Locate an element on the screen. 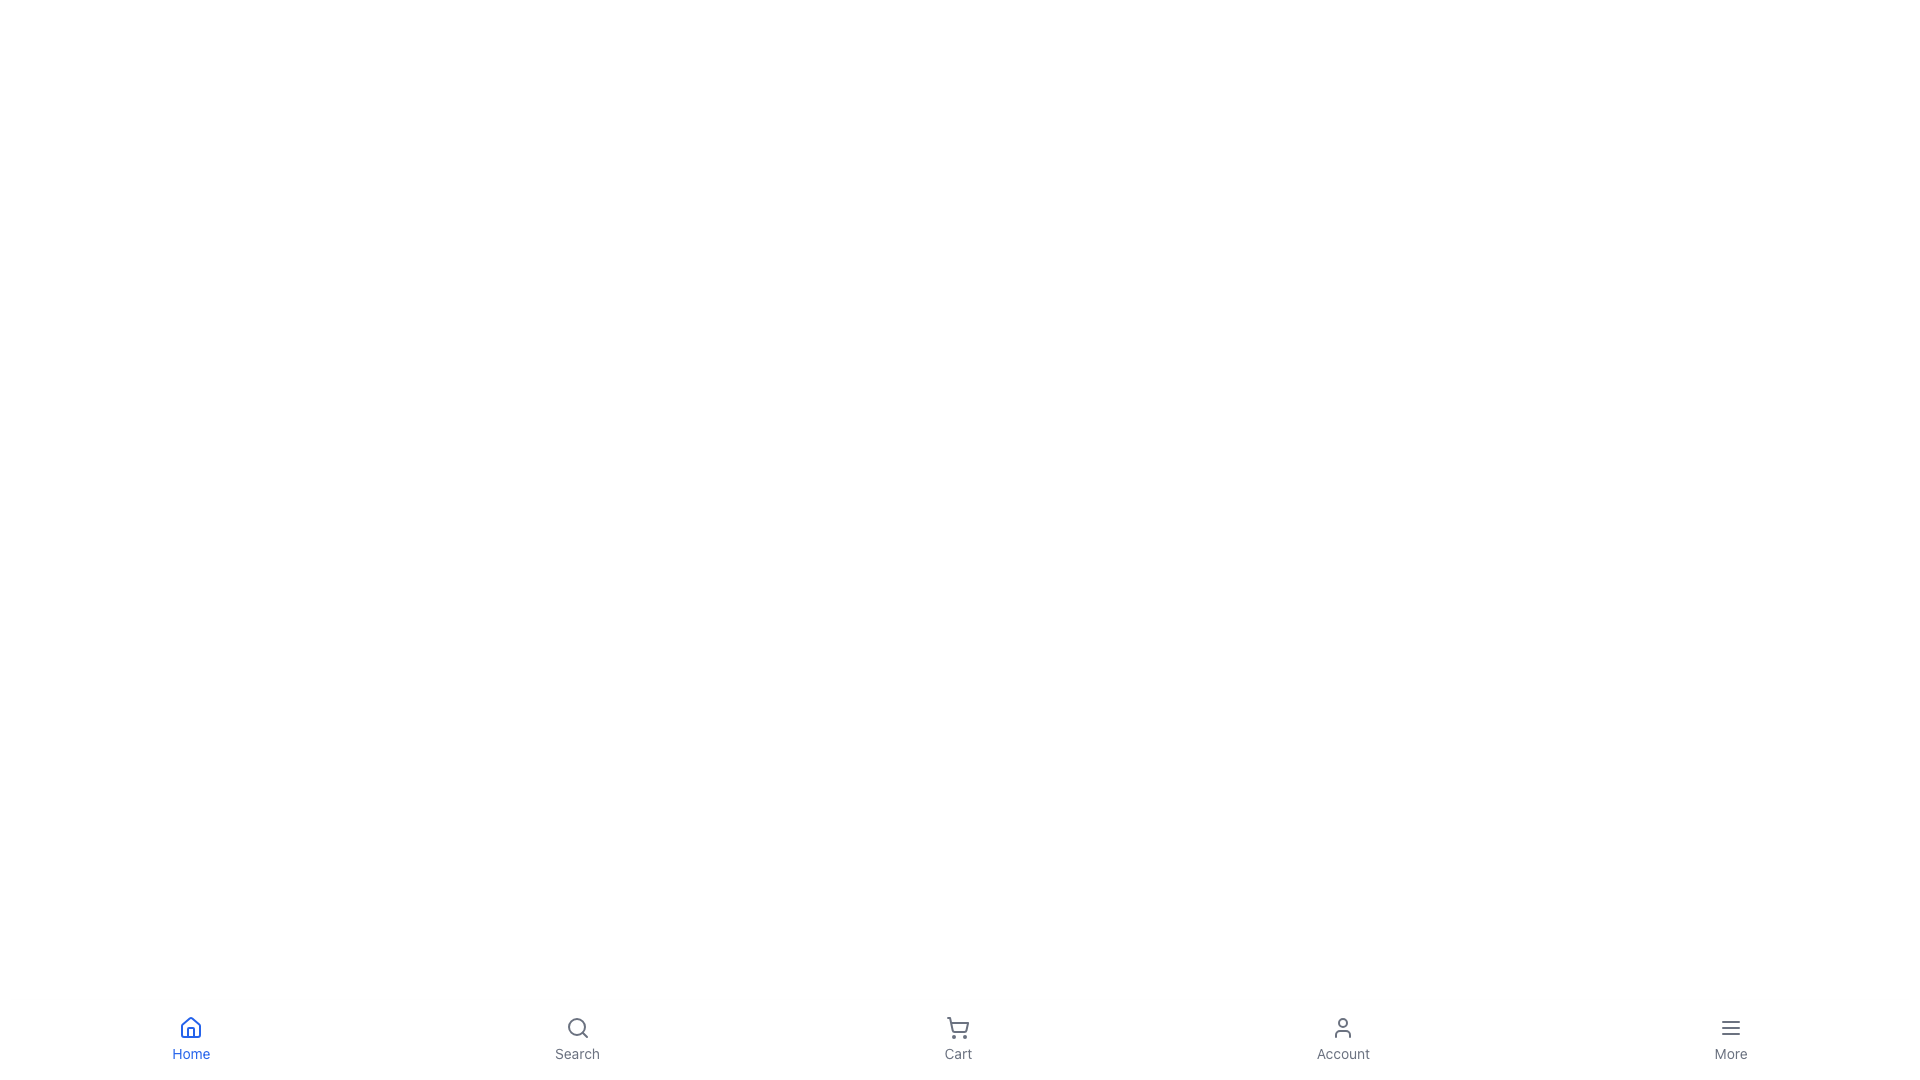 The width and height of the screenshot is (1920, 1080). the 'Account' label in the bottom navigation bar, which is located beneath the user icon and is the fourth item from the left among five similar items is located at coordinates (1343, 1052).